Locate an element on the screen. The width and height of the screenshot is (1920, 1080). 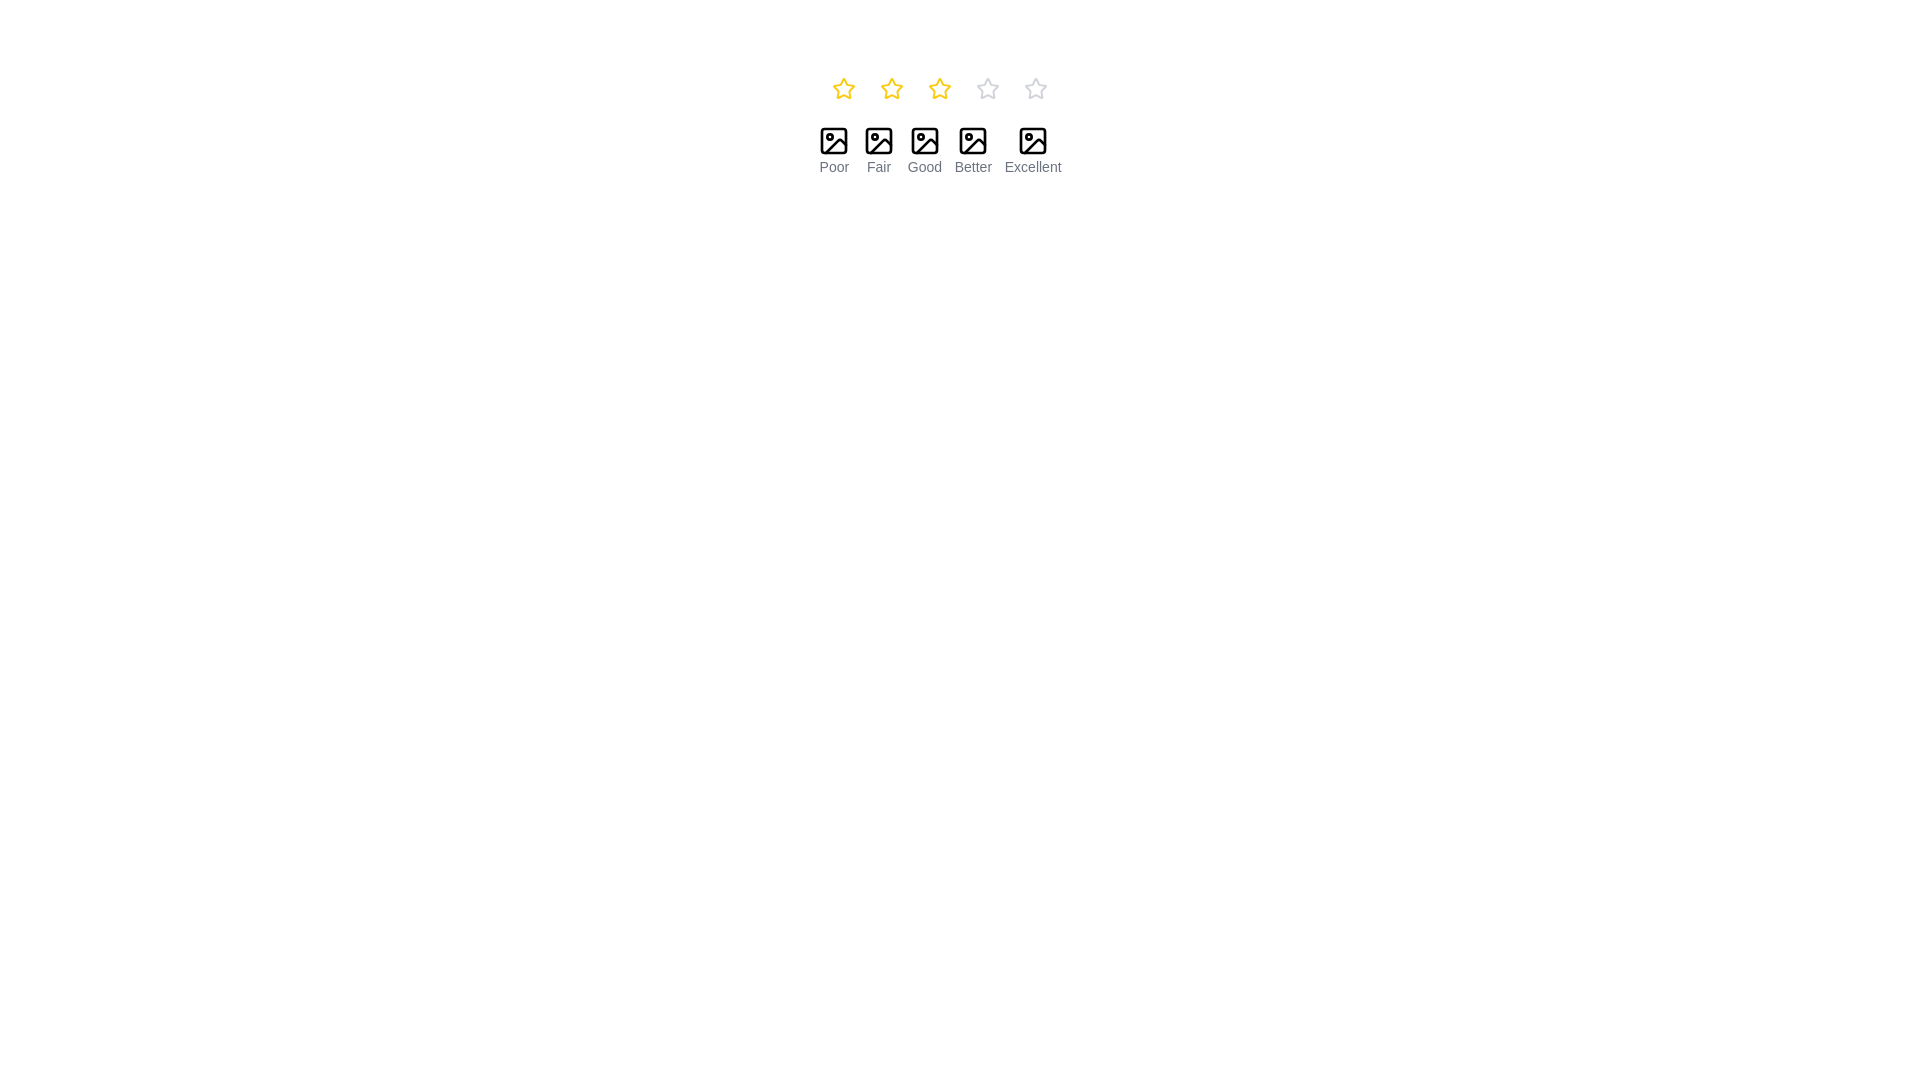
the hollow star icon, which is the fourth star in a row of five is located at coordinates (988, 87).